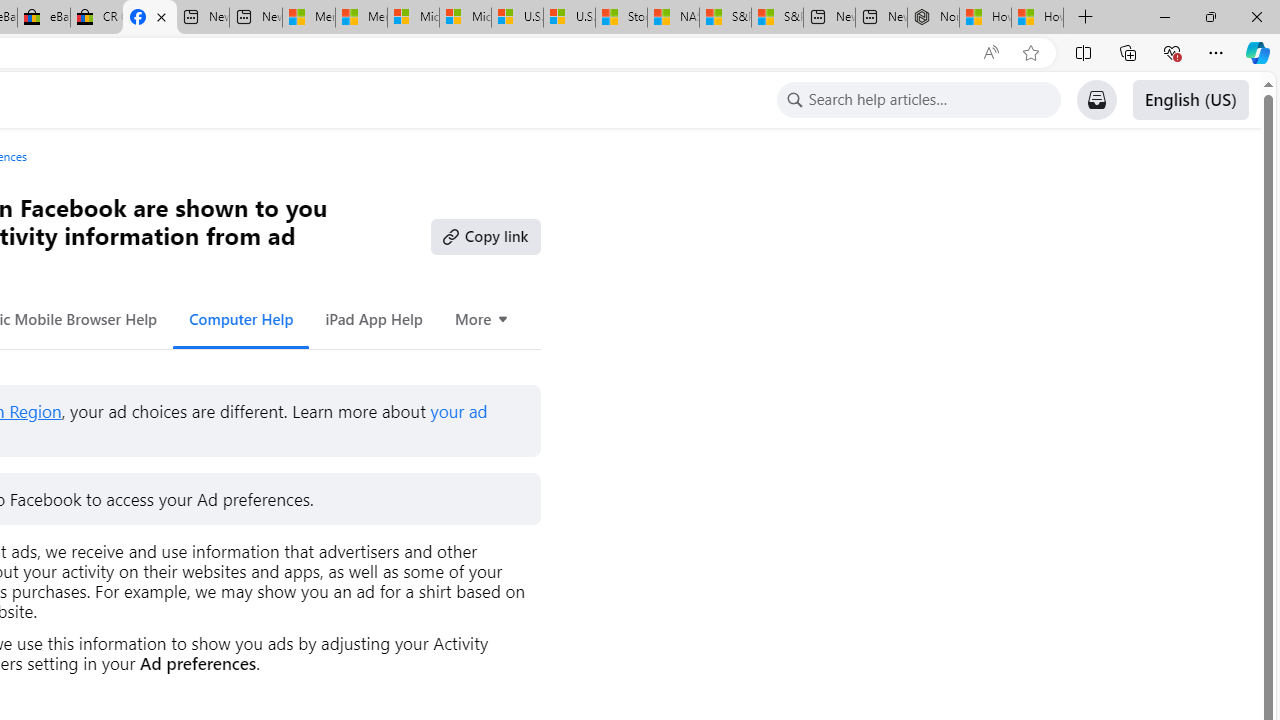  What do you see at coordinates (1095, 100) in the screenshot?
I see `'Support Inbox'` at bounding box center [1095, 100].